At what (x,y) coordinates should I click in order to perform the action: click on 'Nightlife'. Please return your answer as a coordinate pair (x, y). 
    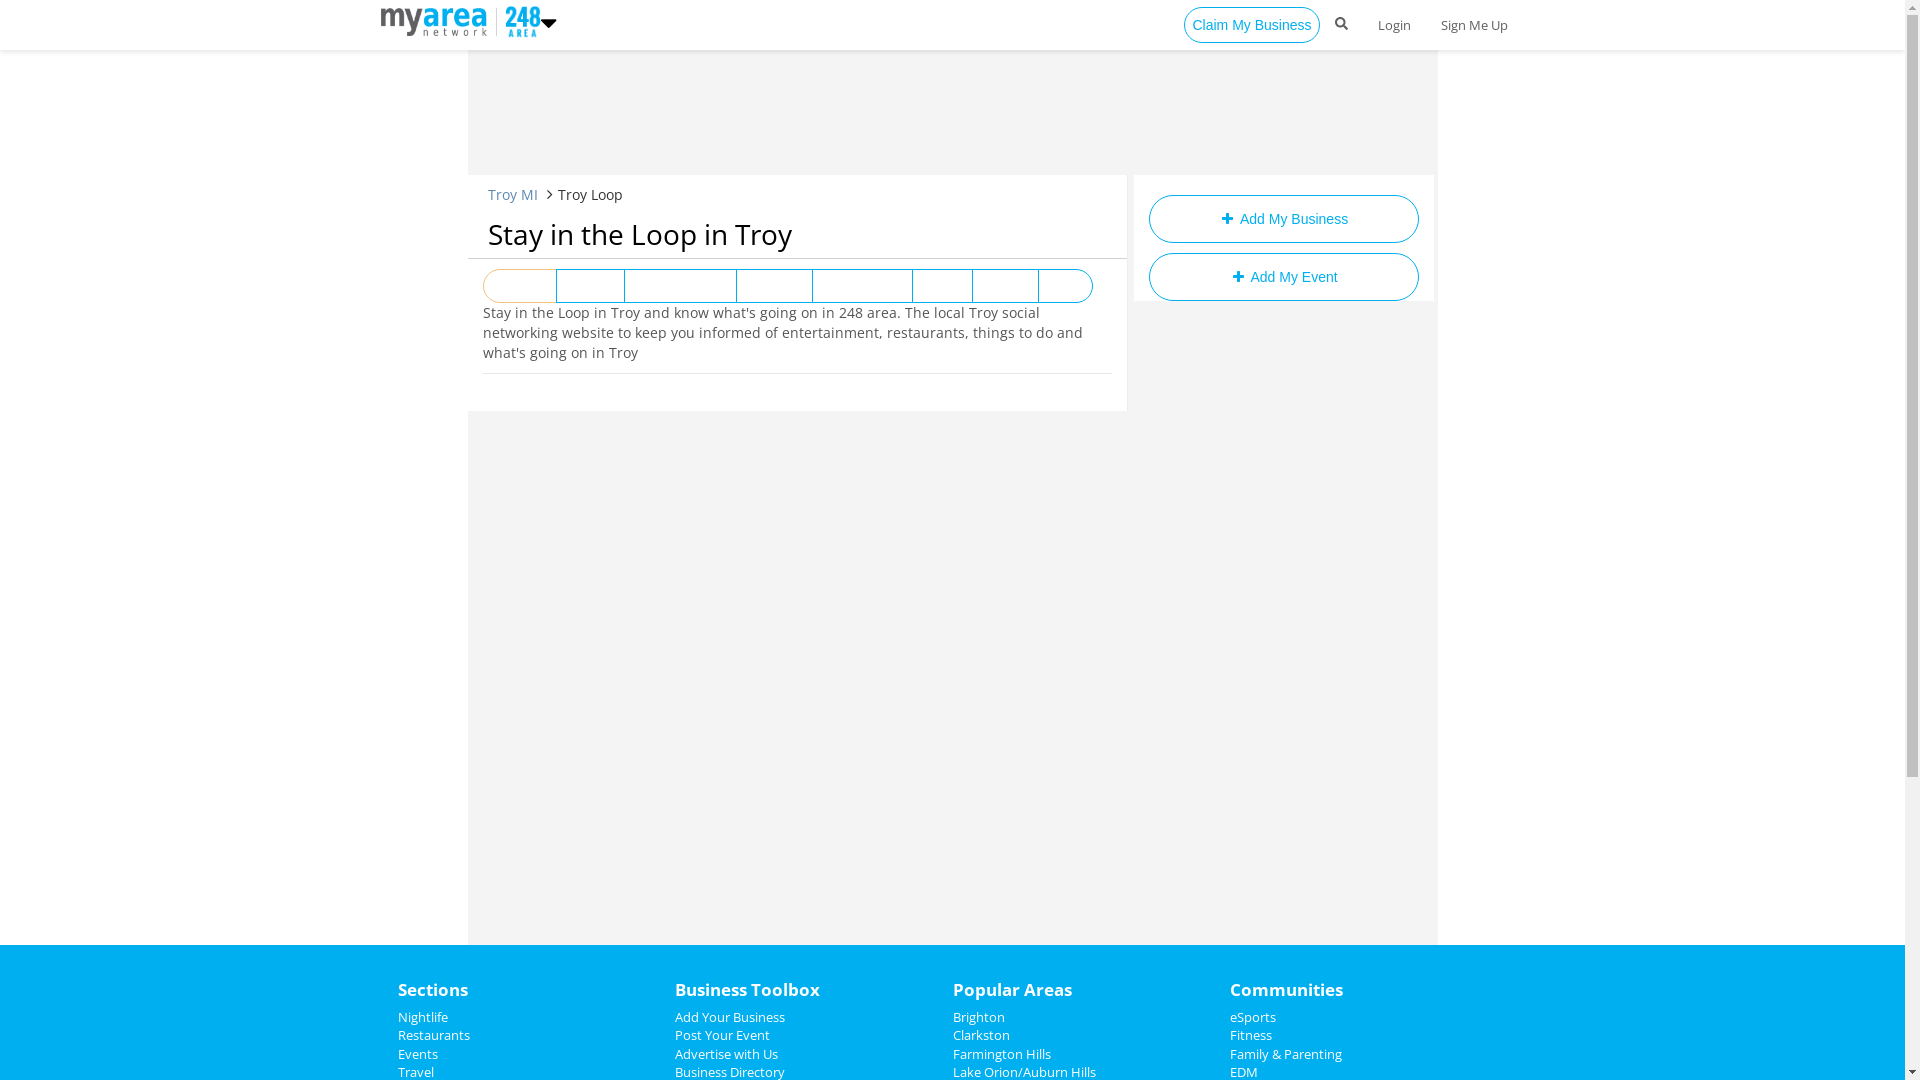
    Looking at the image, I should click on (421, 1017).